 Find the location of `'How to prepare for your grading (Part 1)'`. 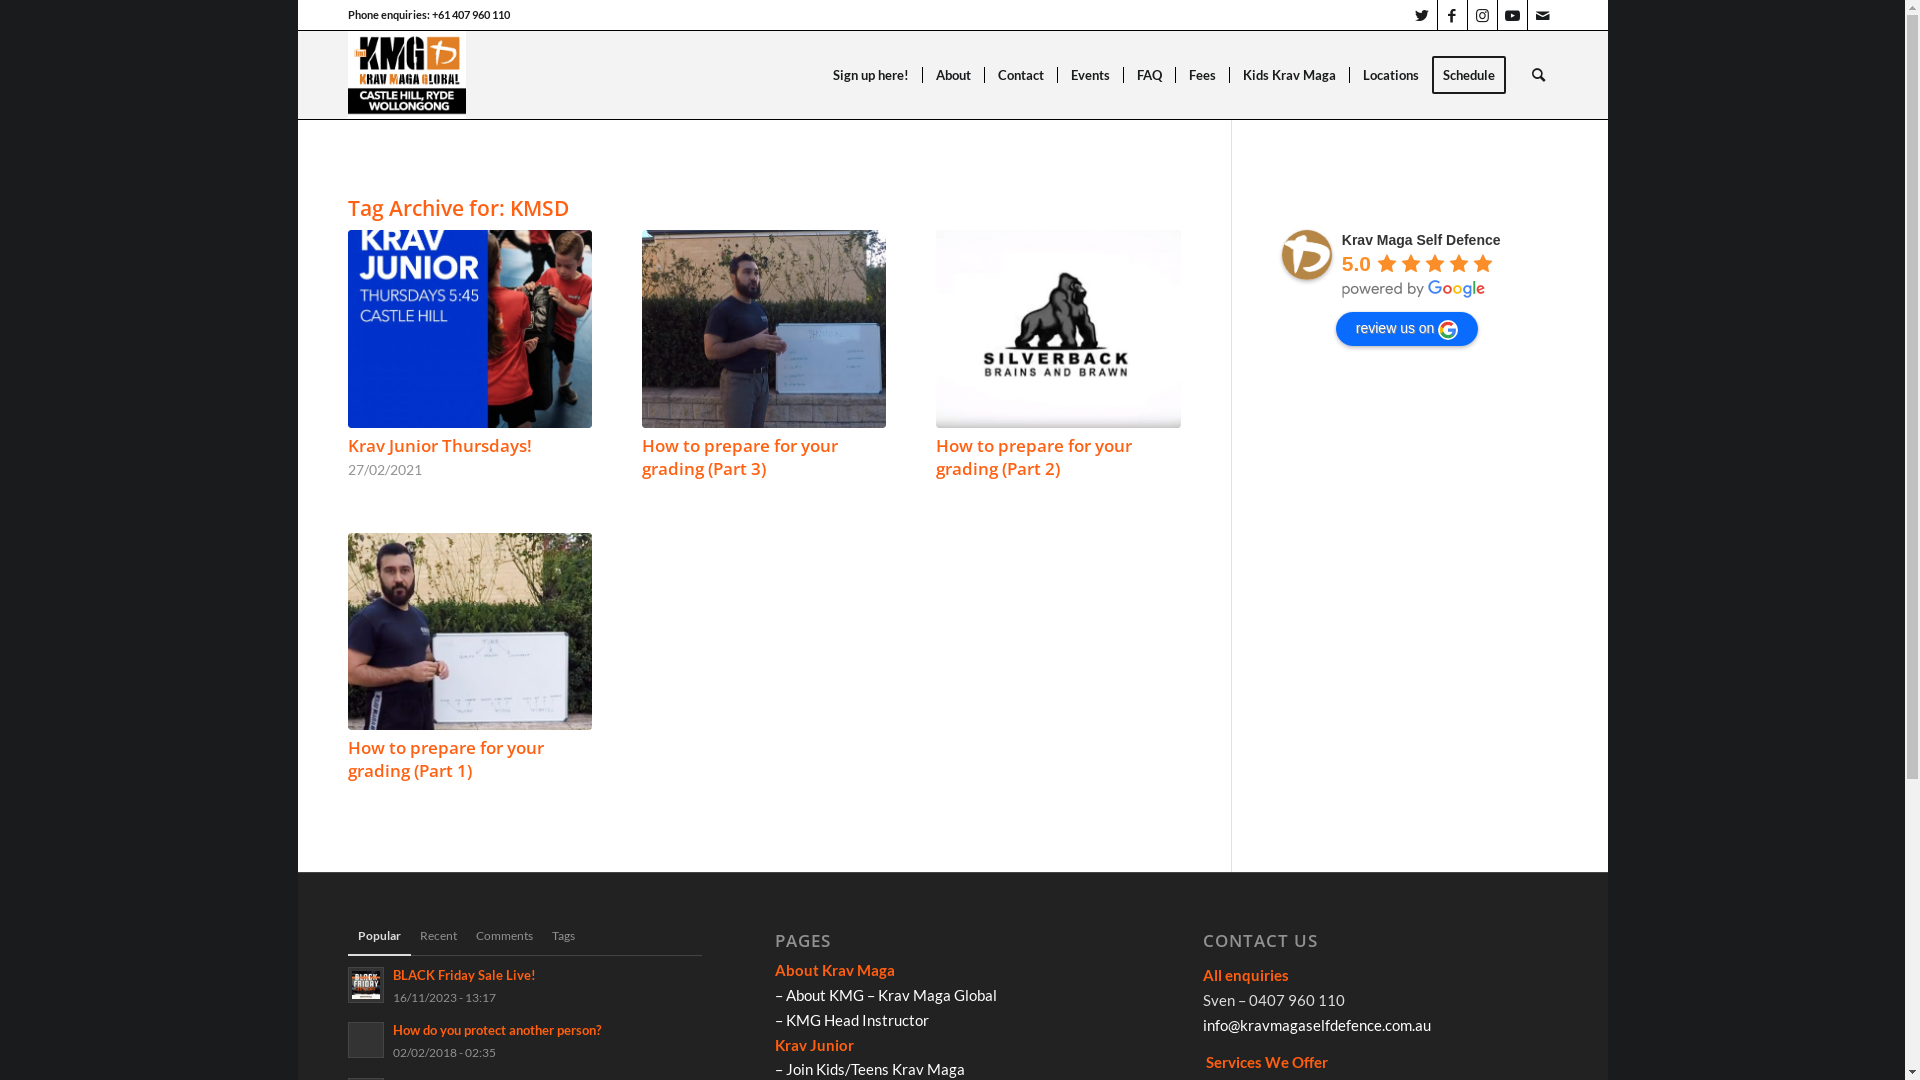

'How to prepare for your grading (Part 1)' is located at coordinates (445, 759).